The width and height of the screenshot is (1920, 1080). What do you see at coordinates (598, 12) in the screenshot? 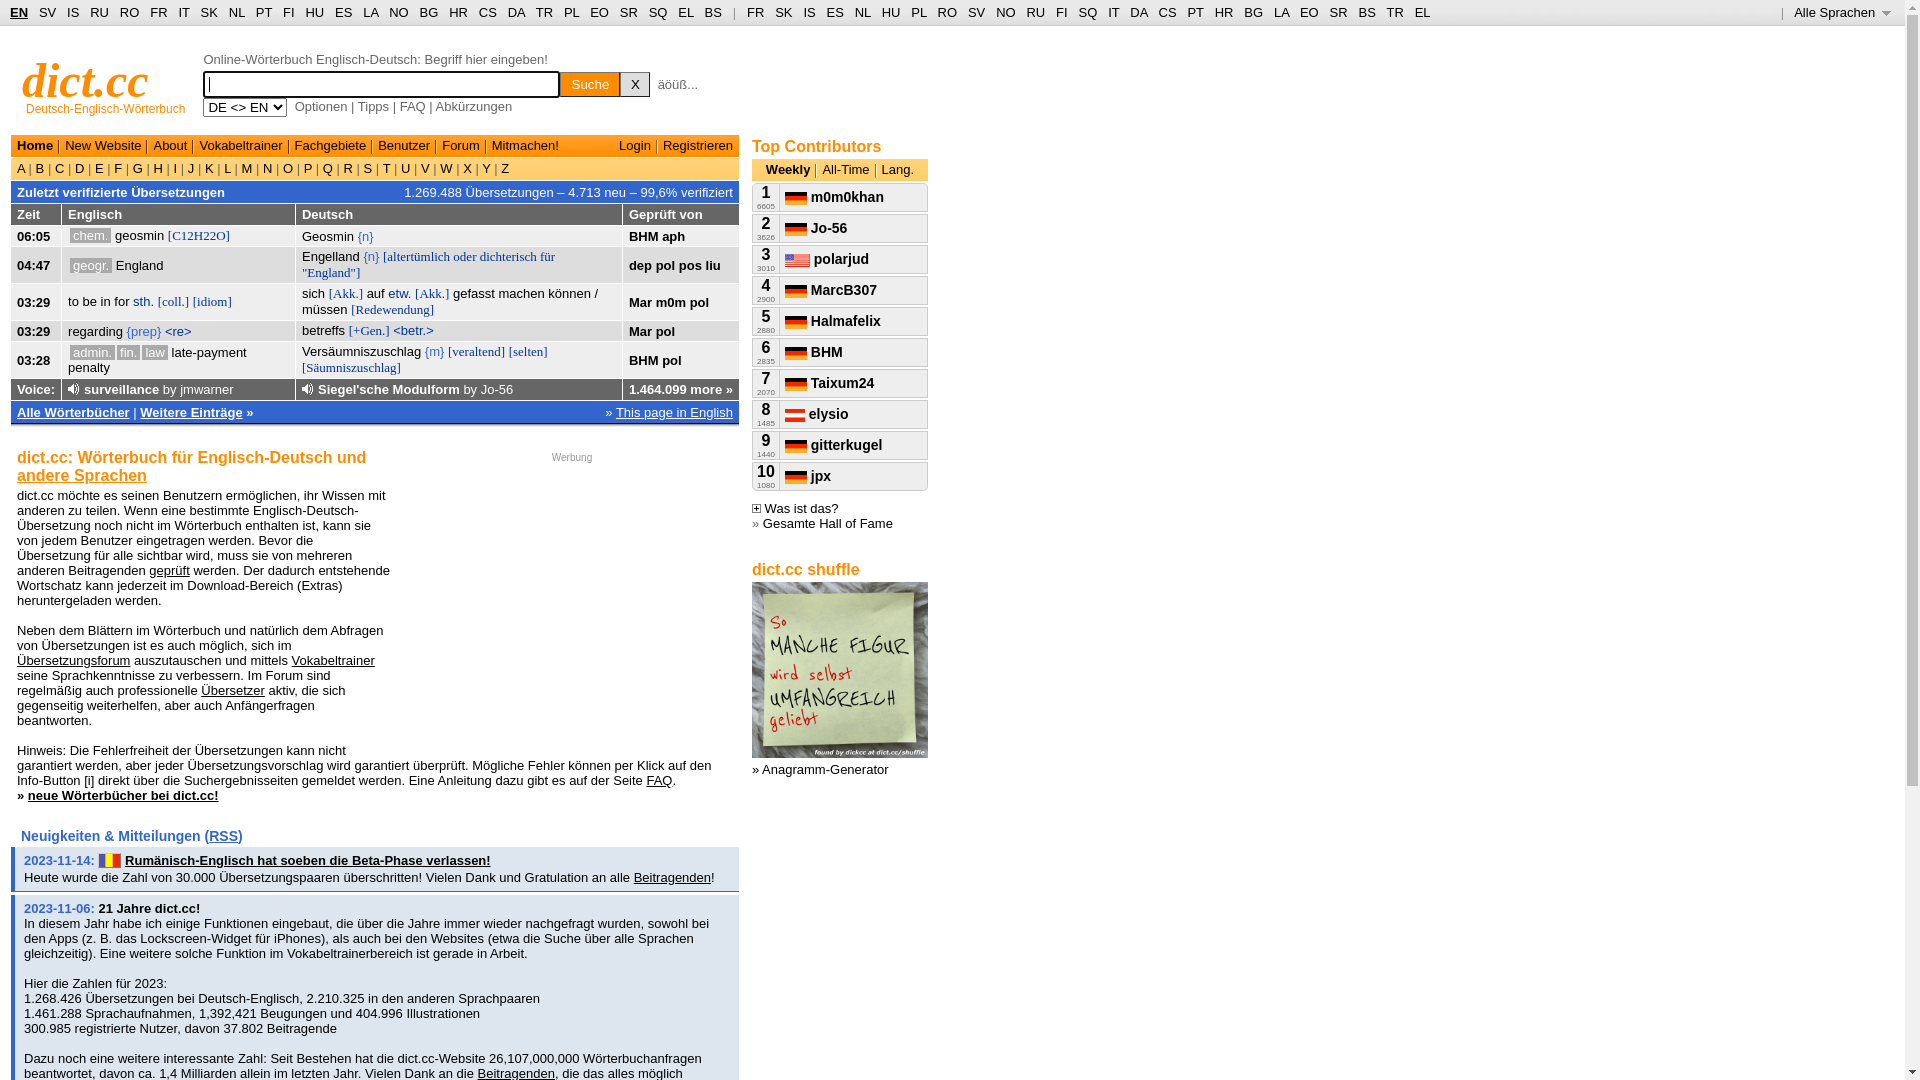
I see `'EO'` at bounding box center [598, 12].